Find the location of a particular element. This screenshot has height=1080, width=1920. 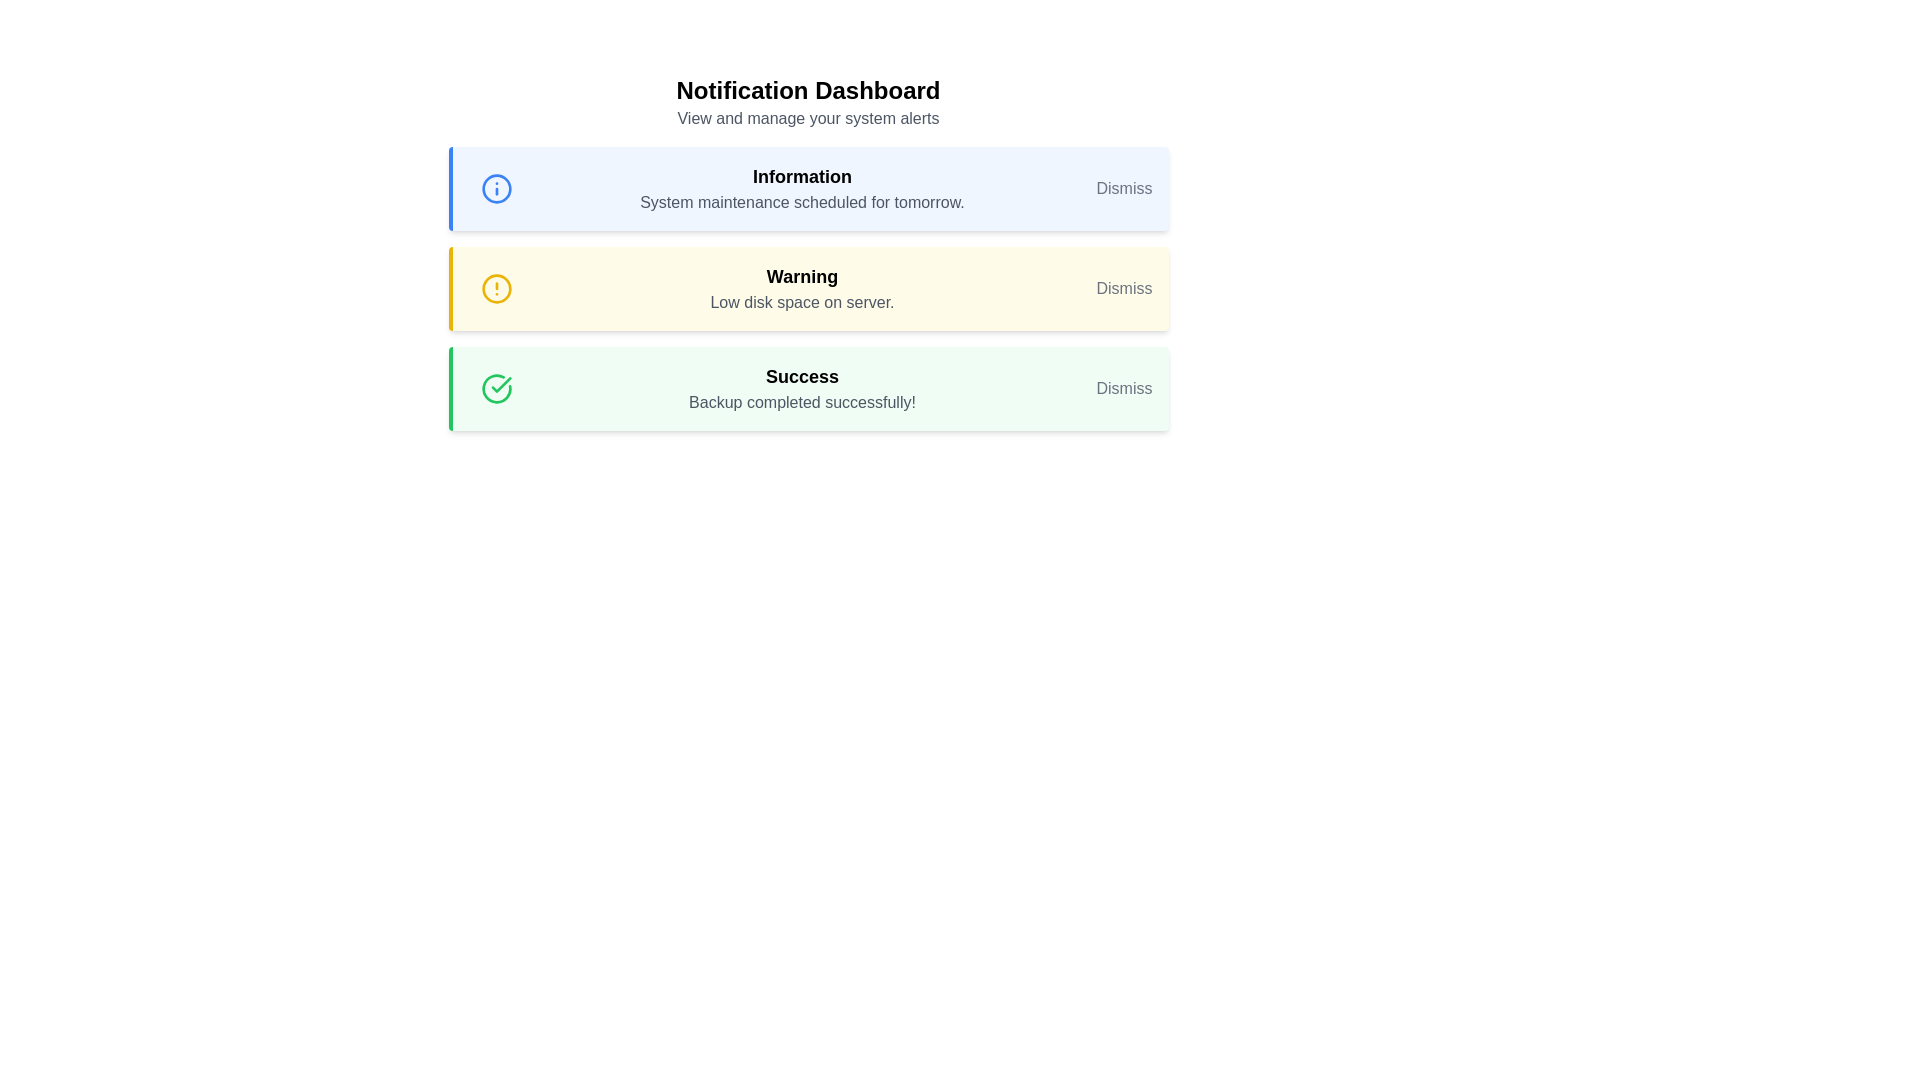

the blue circular information icon containing the letter 'i', located to the left of the 'Information' text in the first notification card is located at coordinates (496, 189).